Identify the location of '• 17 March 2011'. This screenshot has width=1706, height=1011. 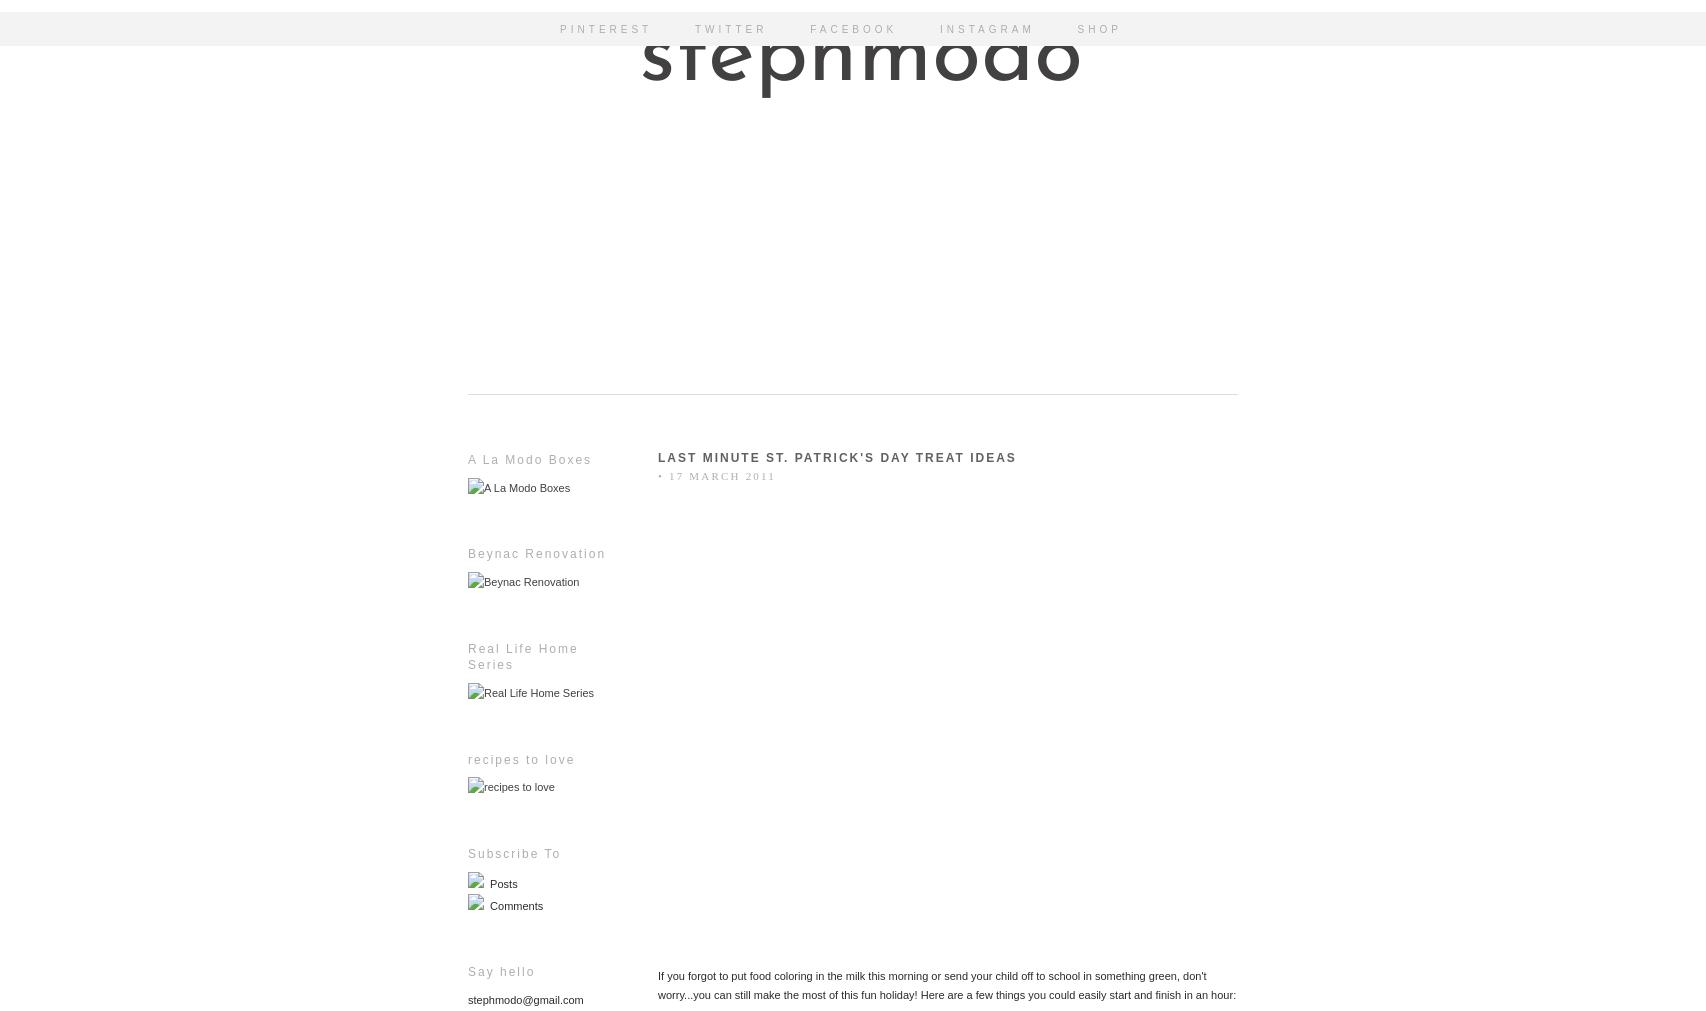
(716, 473).